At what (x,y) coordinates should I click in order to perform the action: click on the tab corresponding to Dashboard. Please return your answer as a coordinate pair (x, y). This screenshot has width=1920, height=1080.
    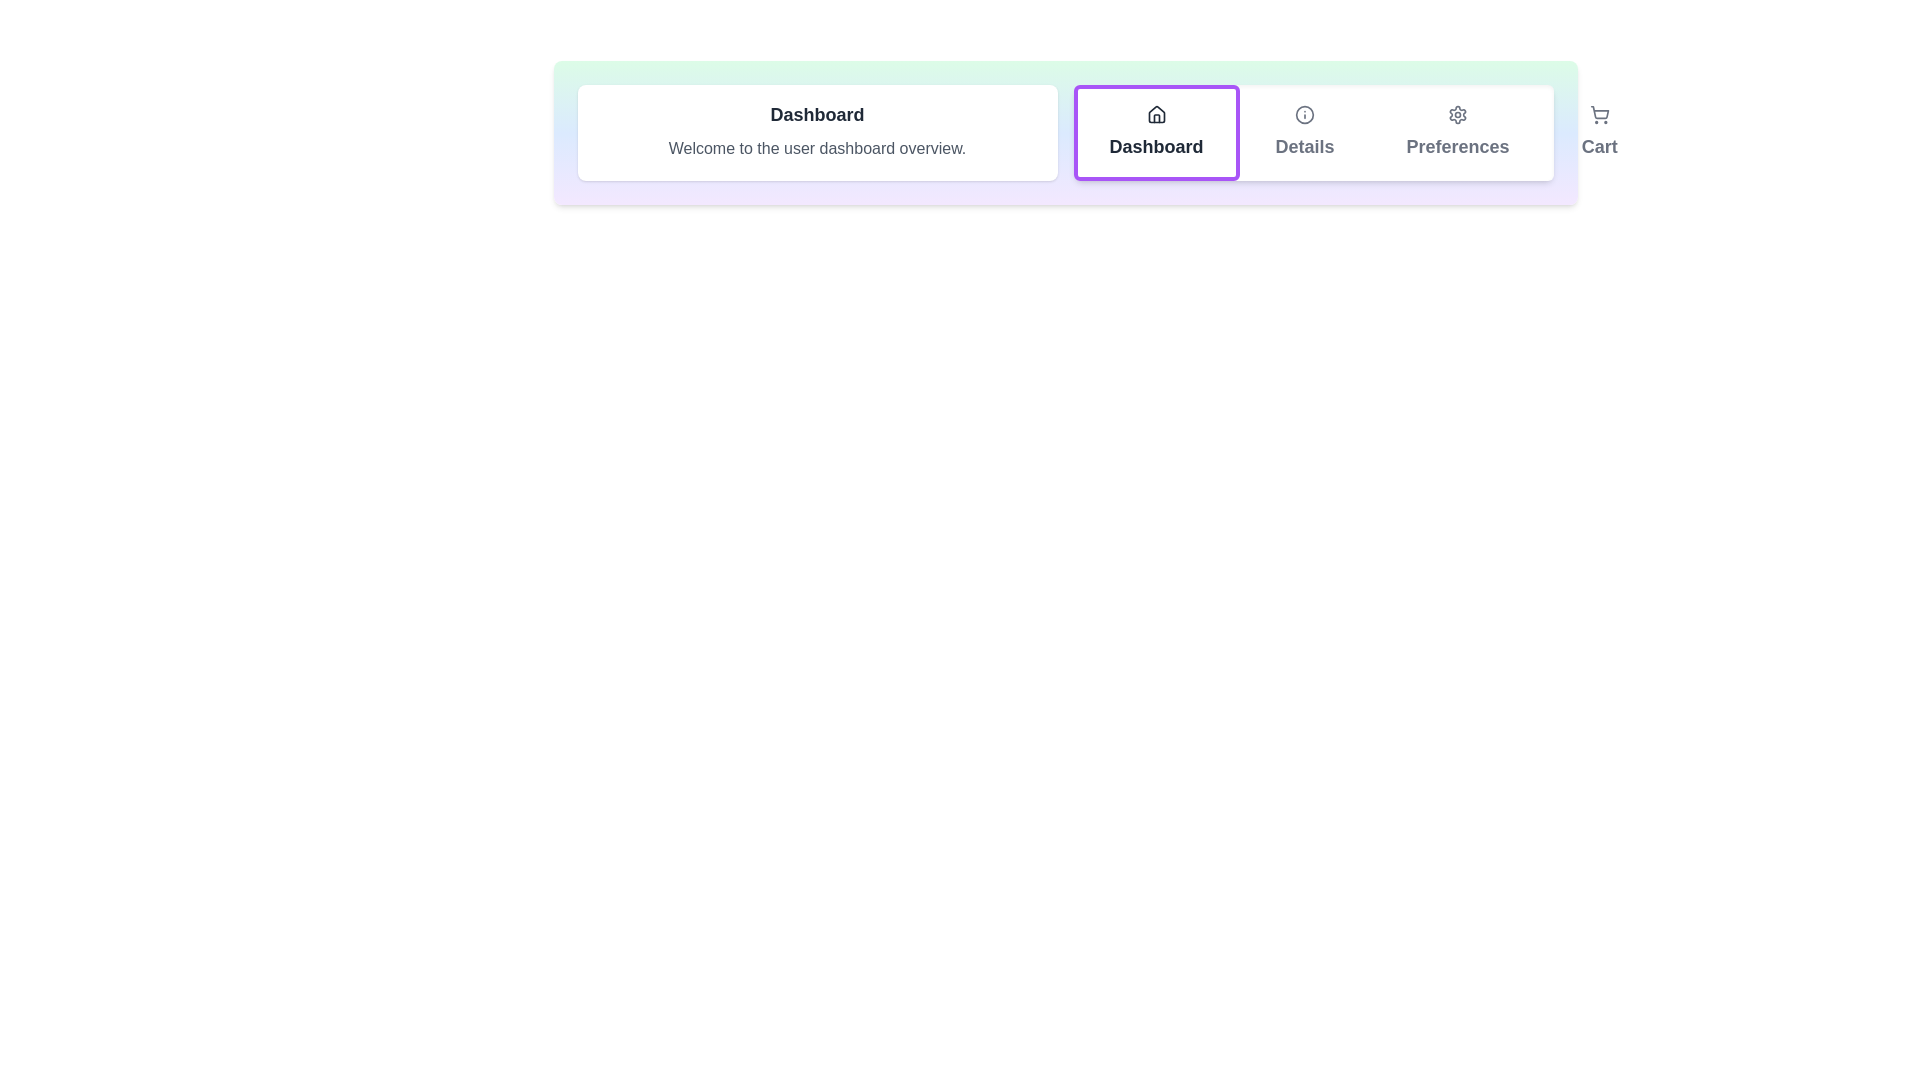
    Looking at the image, I should click on (1156, 132).